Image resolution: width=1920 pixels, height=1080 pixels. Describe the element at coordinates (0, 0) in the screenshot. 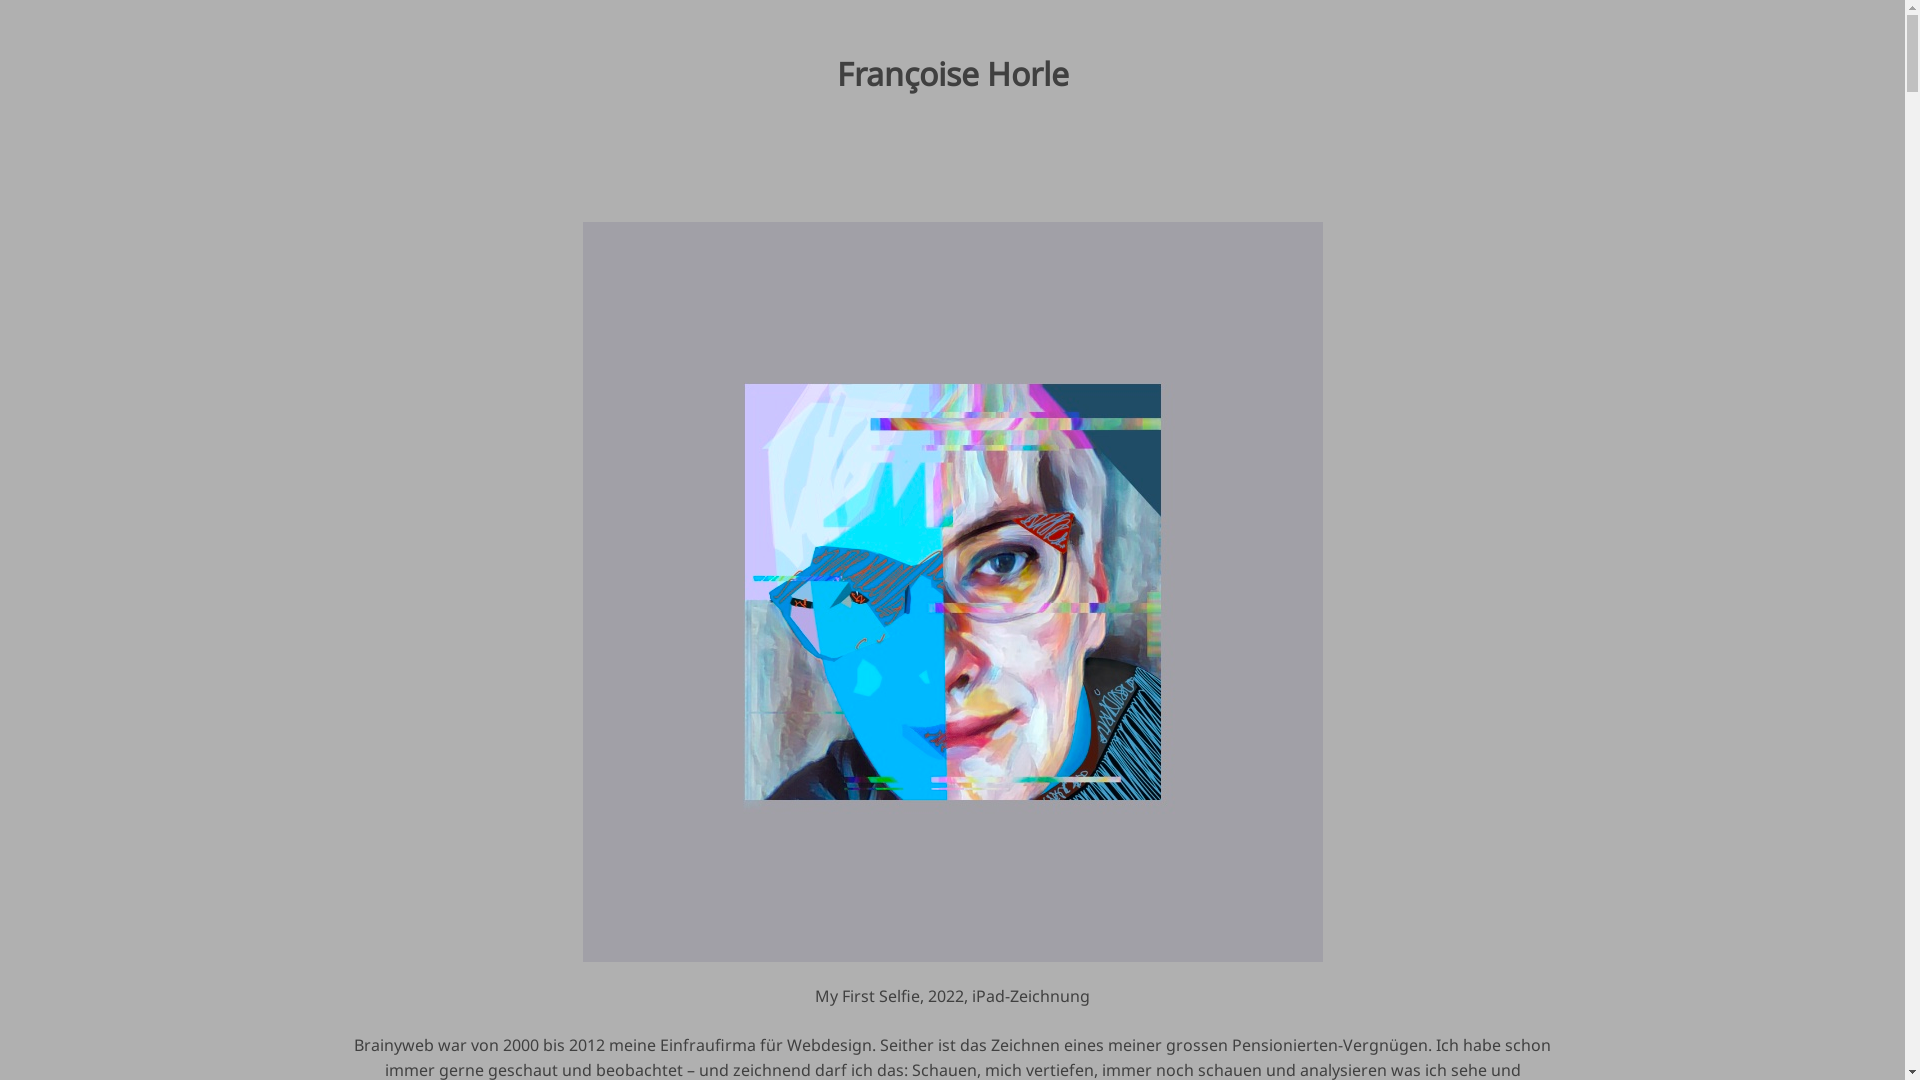

I see `'Zum Inhalt springen'` at that location.